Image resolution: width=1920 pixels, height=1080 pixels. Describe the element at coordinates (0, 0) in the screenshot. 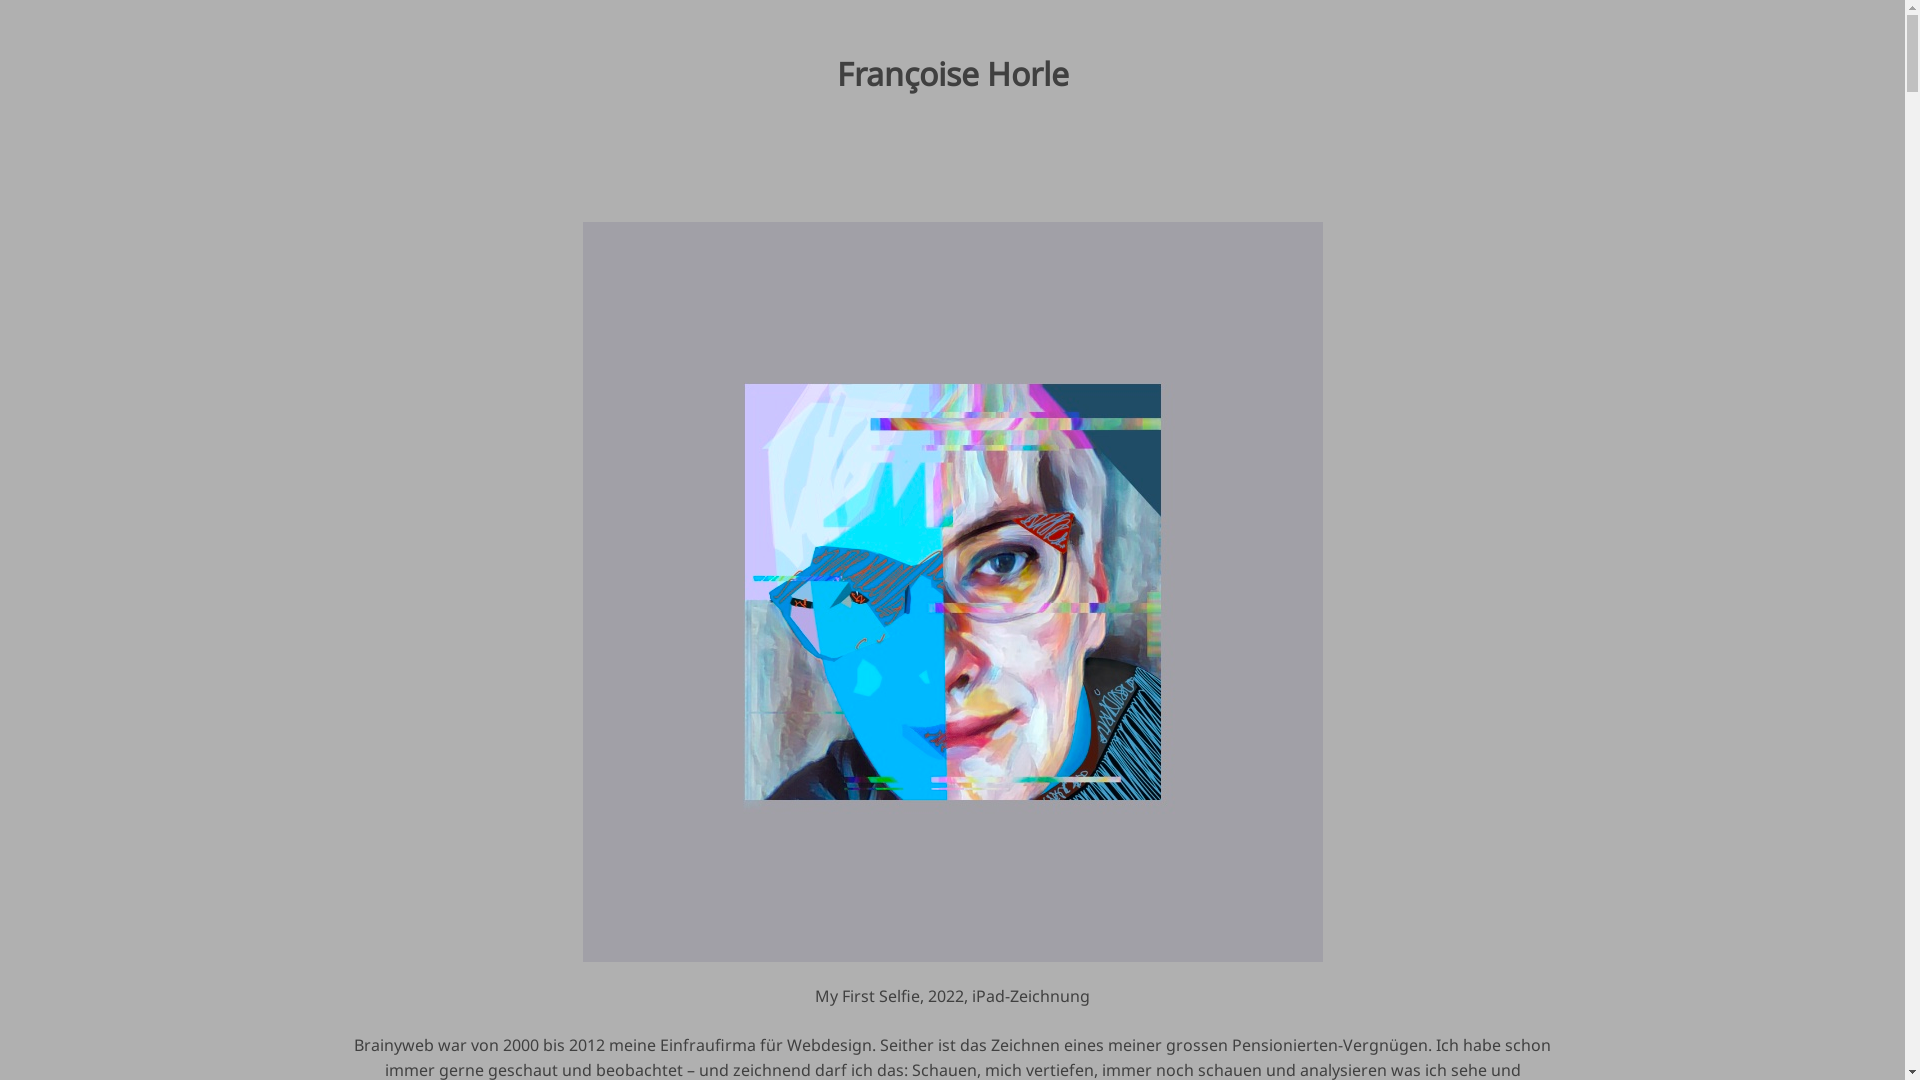

I see `'Zum Inhalt springen'` at that location.